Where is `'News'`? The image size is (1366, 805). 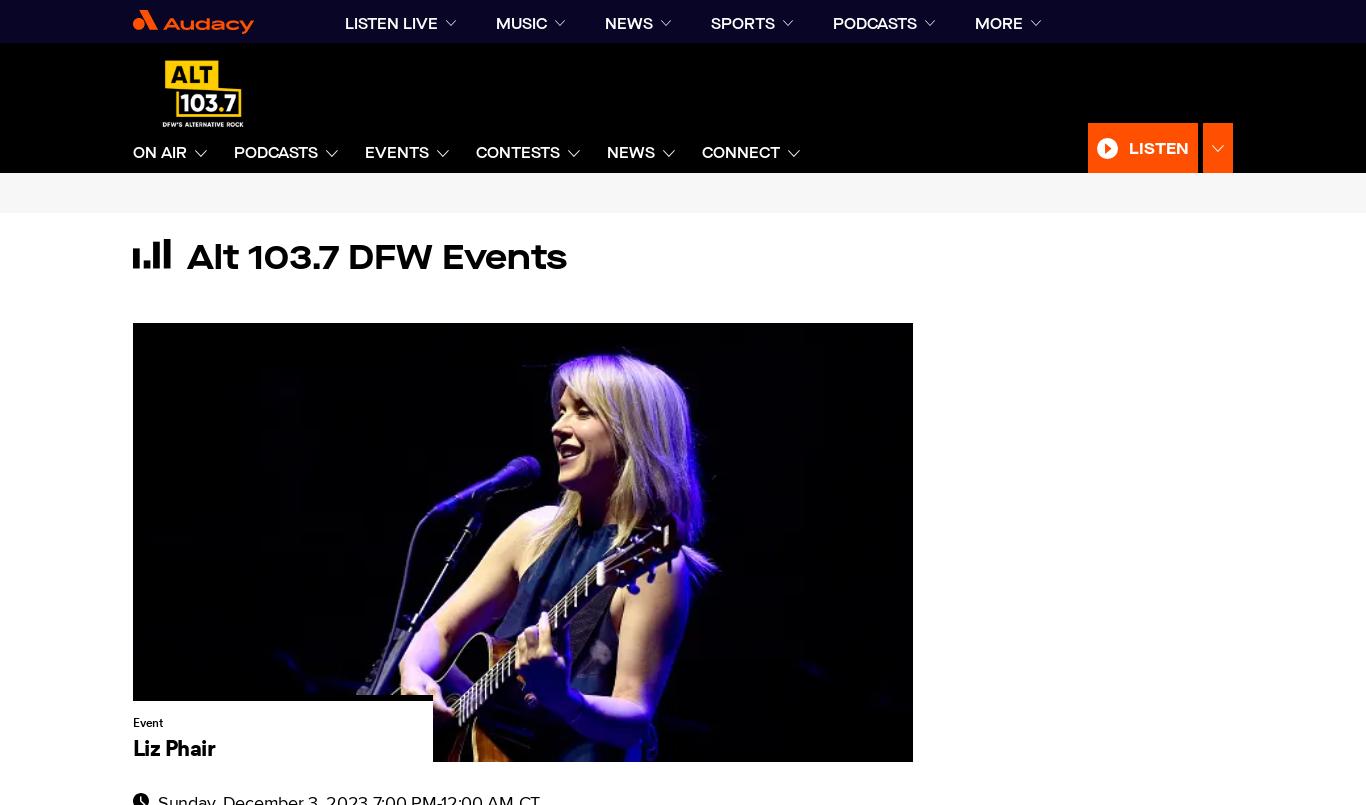 'News' is located at coordinates (606, 153).